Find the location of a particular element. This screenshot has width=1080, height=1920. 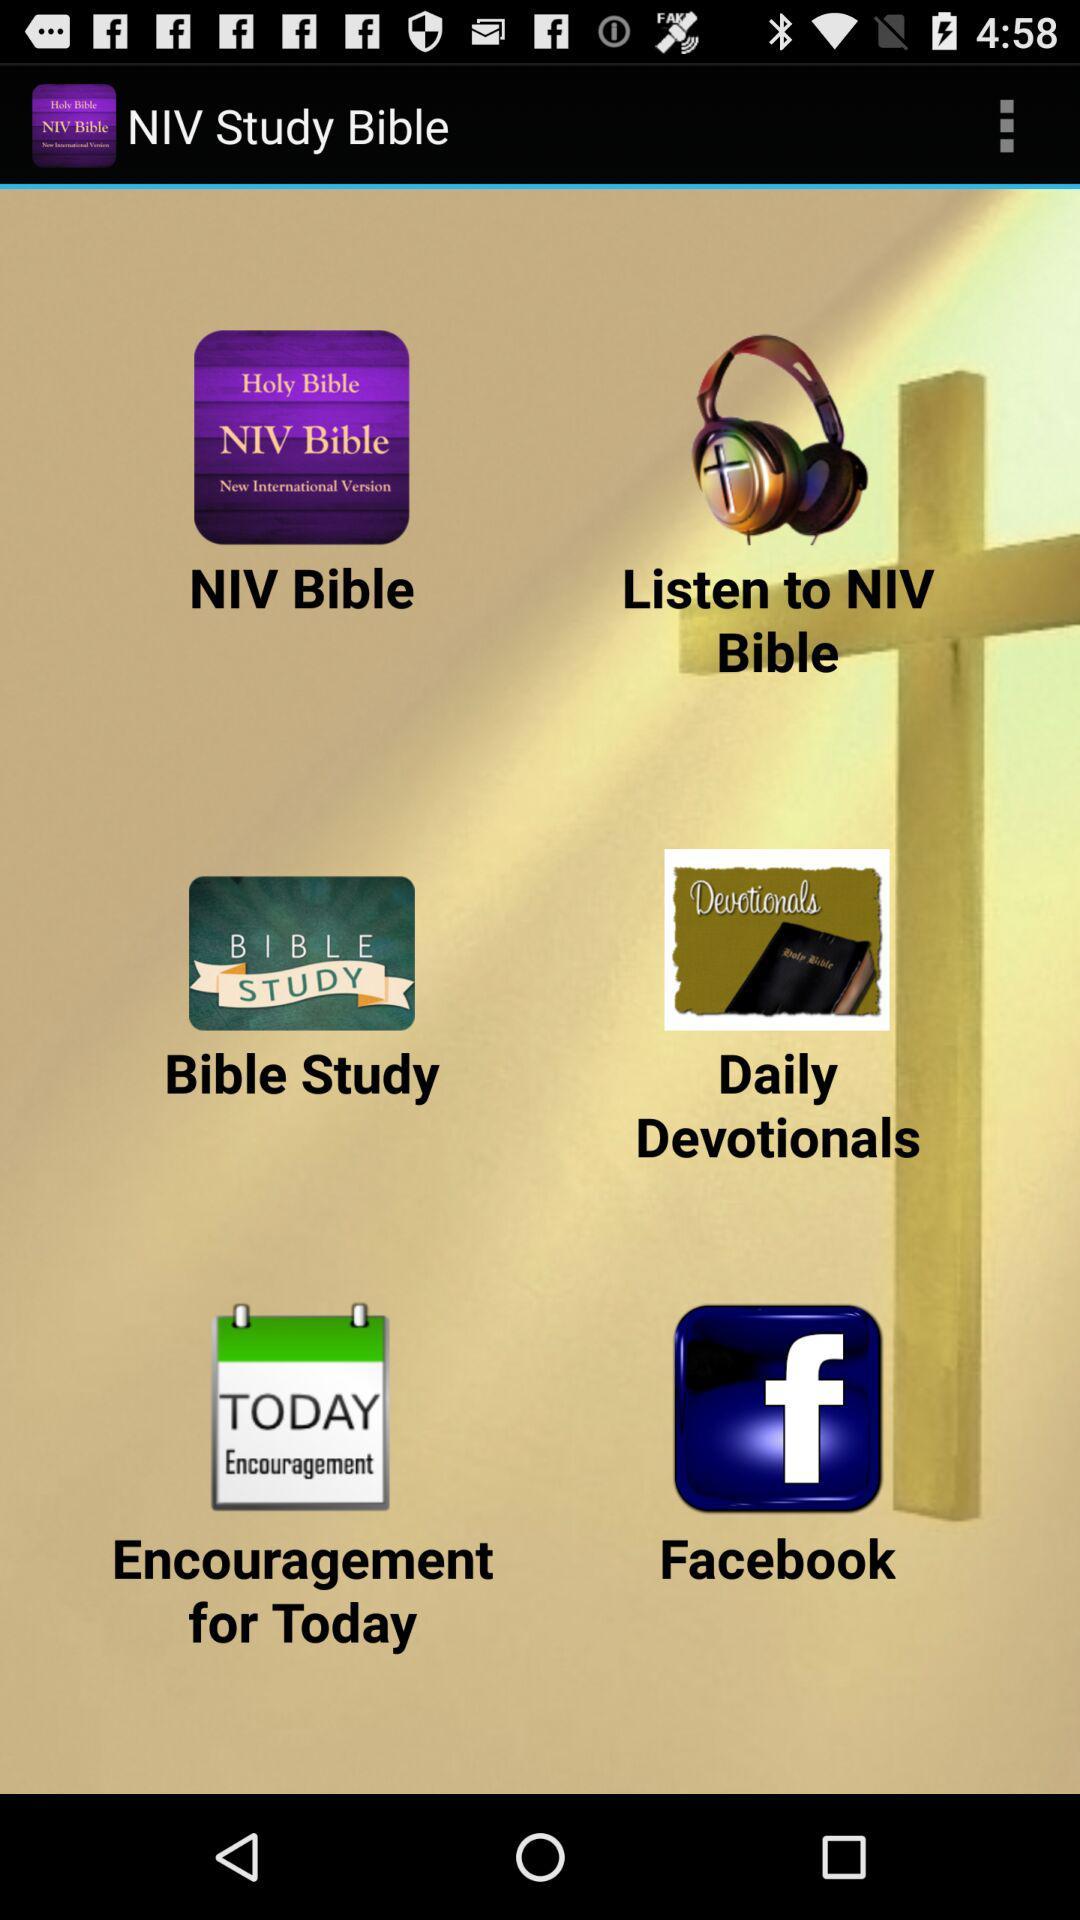

item to the right of the niv study bible is located at coordinates (1006, 124).